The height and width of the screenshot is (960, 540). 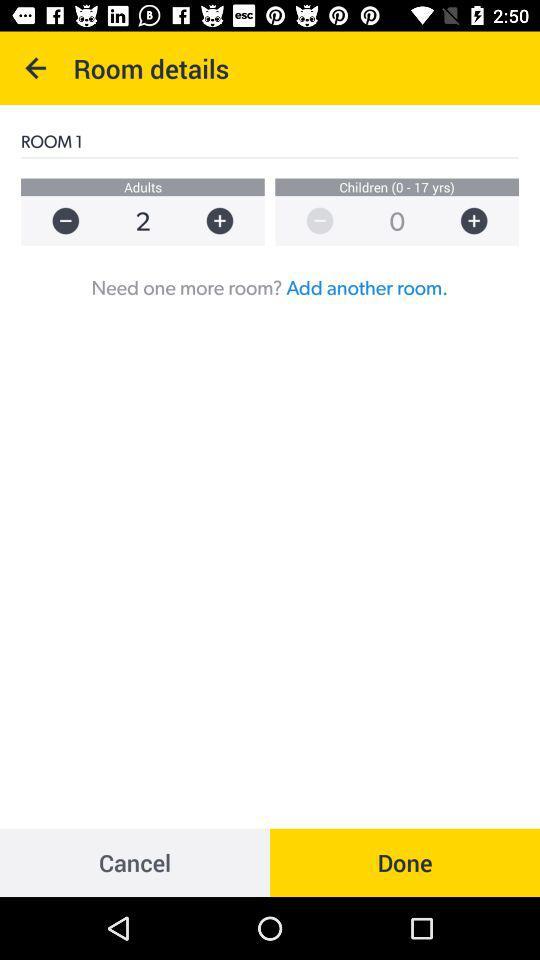 I want to click on reduce amount of adullts, so click(x=55, y=221).